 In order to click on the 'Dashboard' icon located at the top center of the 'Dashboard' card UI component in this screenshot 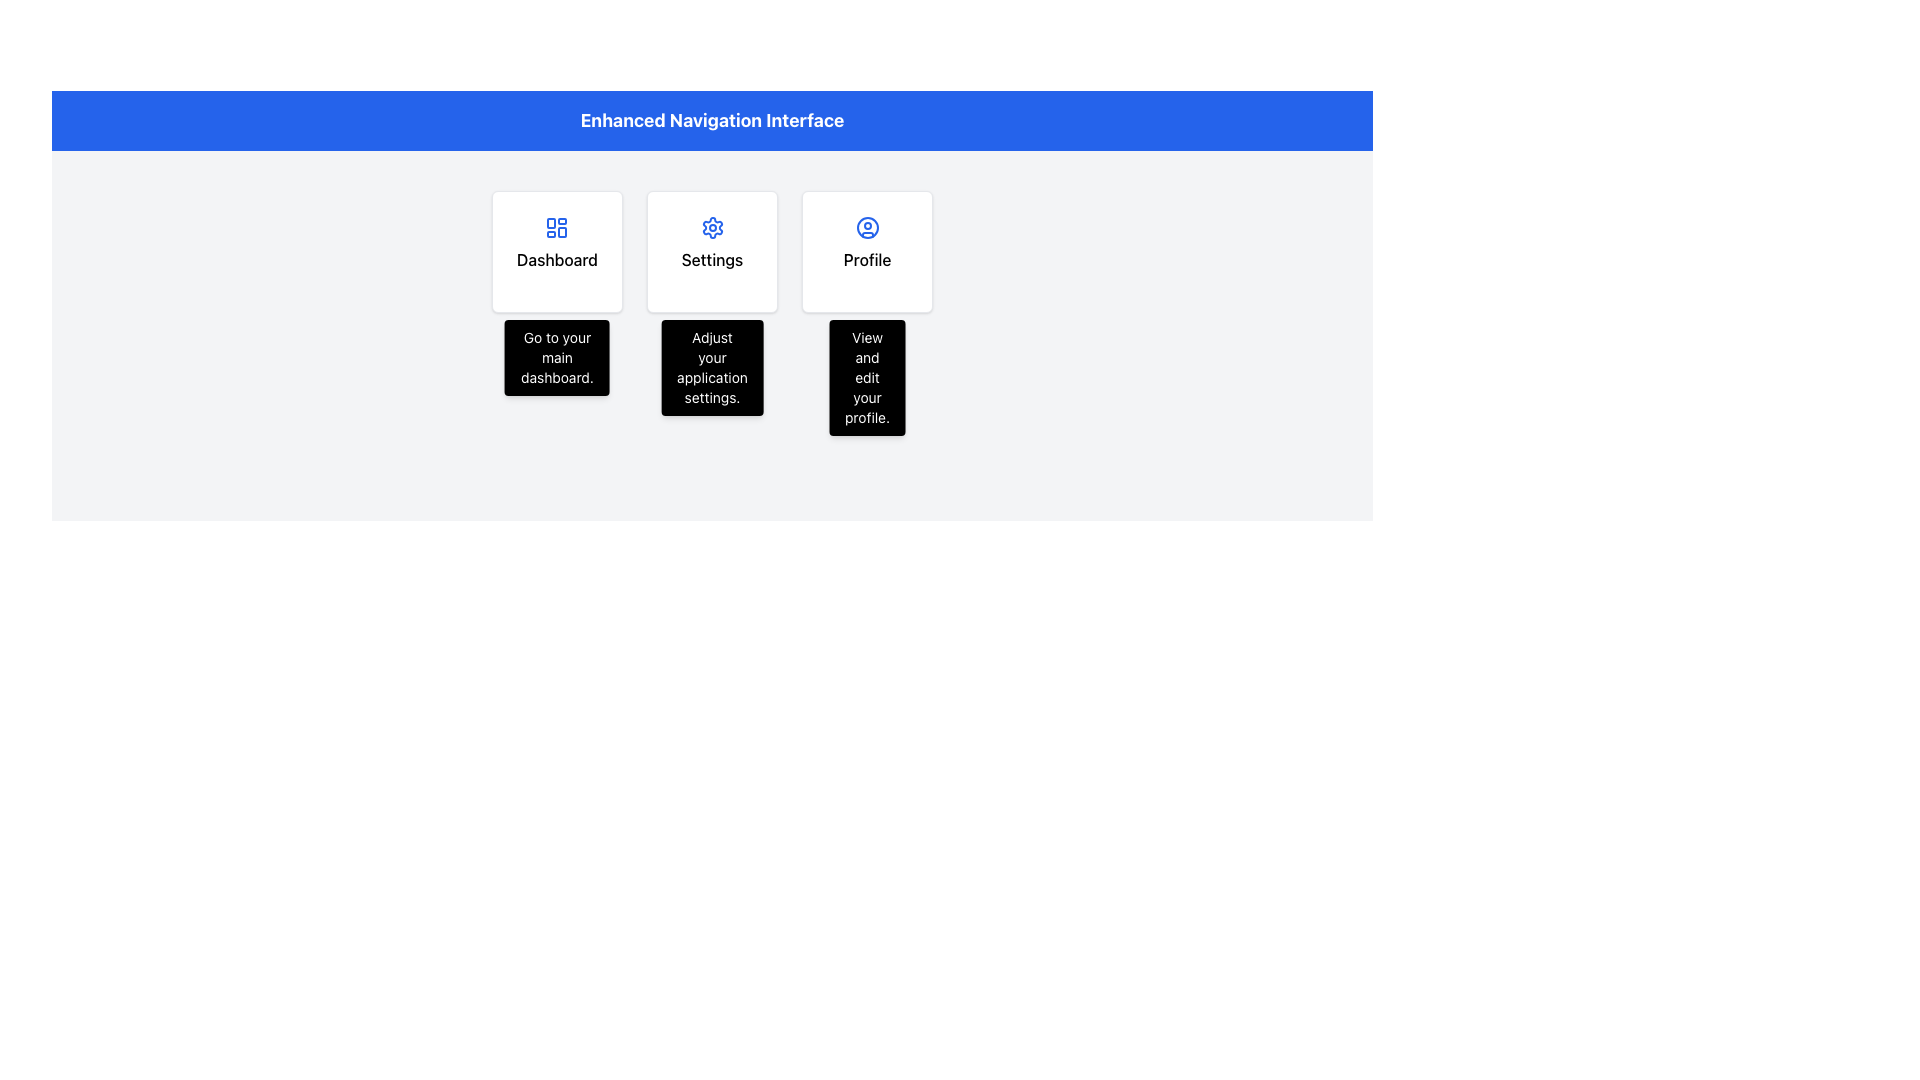, I will do `click(557, 226)`.